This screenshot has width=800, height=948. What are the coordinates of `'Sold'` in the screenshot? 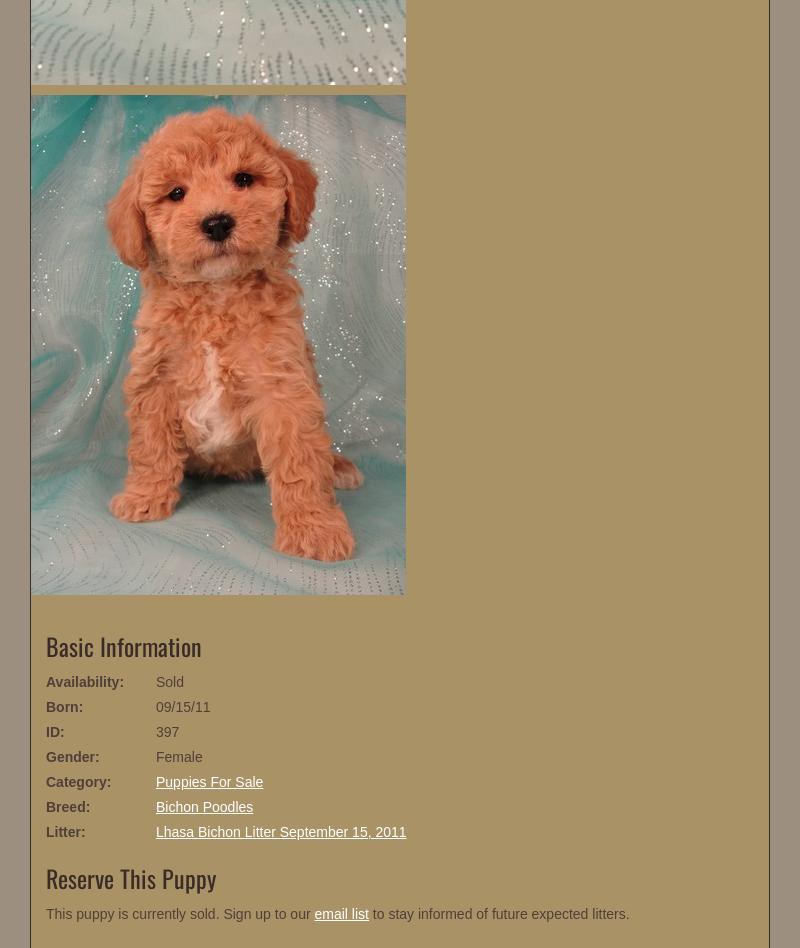 It's located at (169, 680).